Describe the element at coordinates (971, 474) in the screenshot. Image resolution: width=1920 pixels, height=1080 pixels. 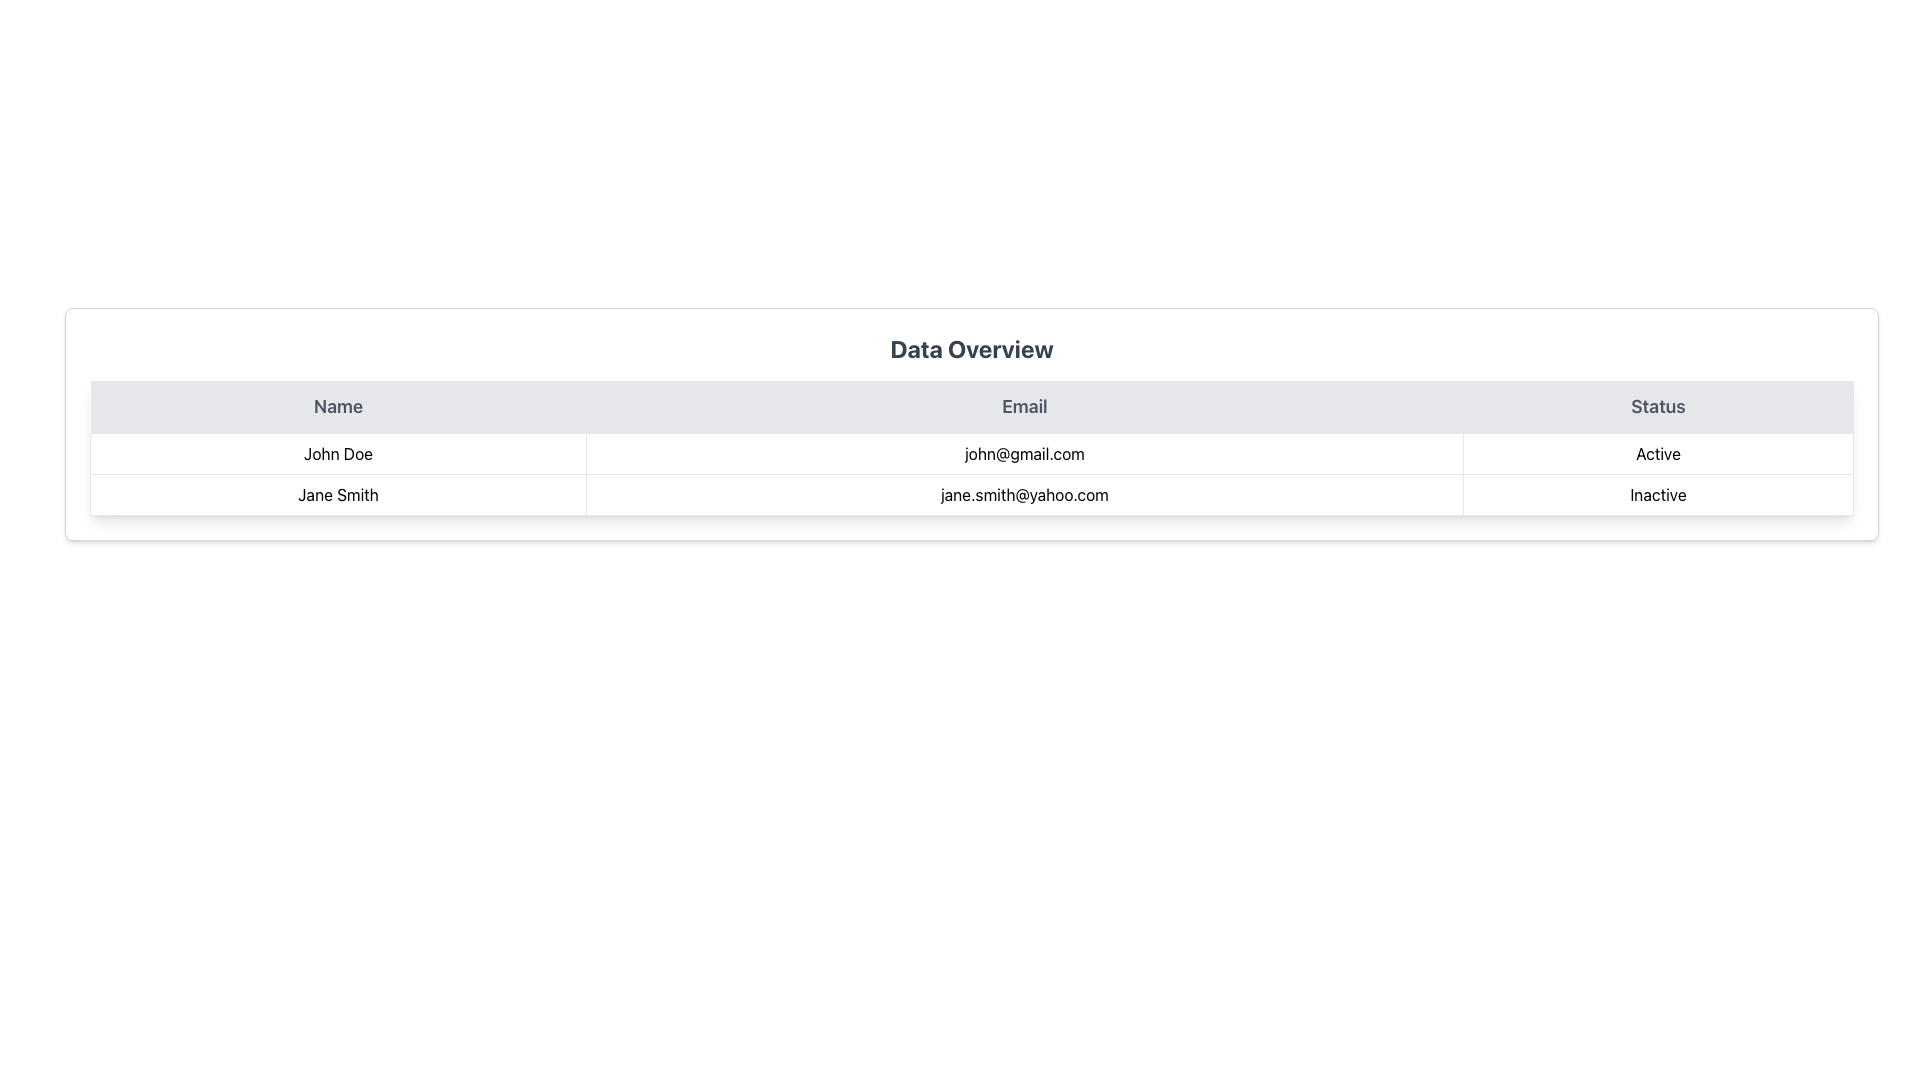
I see `the text displayed in the first row of the table containing 'John Doe', 'john@gmail.com', and 'Active'` at that location.